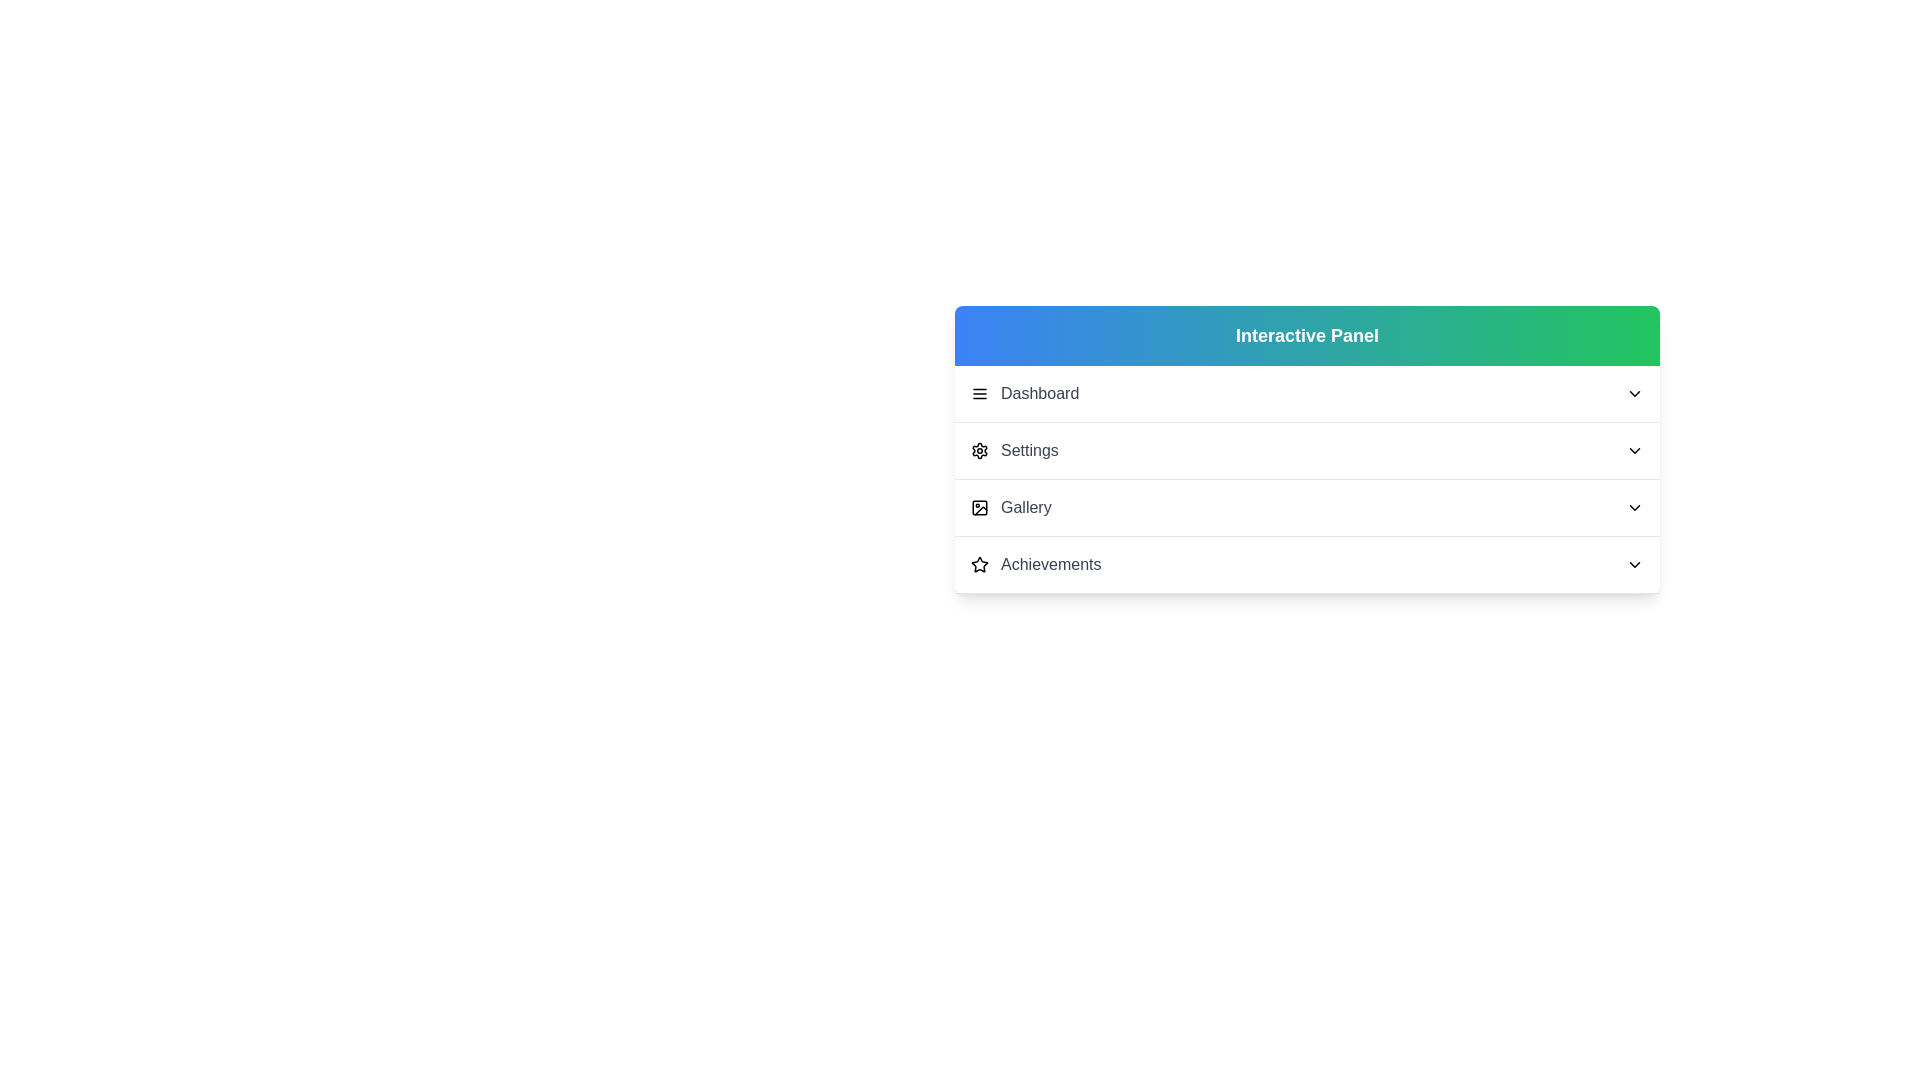 This screenshot has height=1080, width=1920. I want to click on the 'Gallery' menu label in the Interactive Panel, so click(1026, 507).